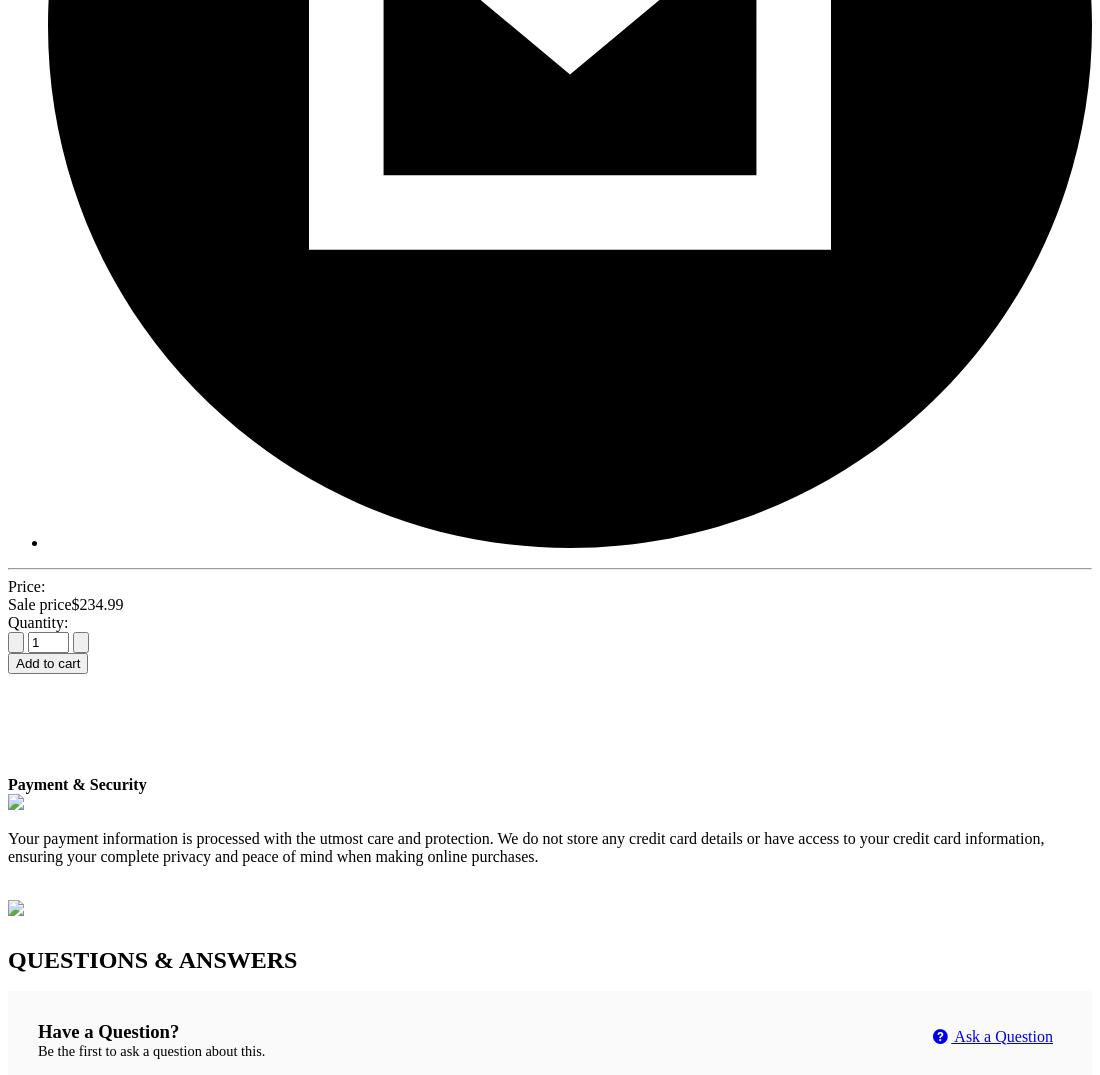 This screenshot has width=1100, height=1075. Describe the element at coordinates (150, 1051) in the screenshot. I see `'Be the first to ask a question about this.'` at that location.